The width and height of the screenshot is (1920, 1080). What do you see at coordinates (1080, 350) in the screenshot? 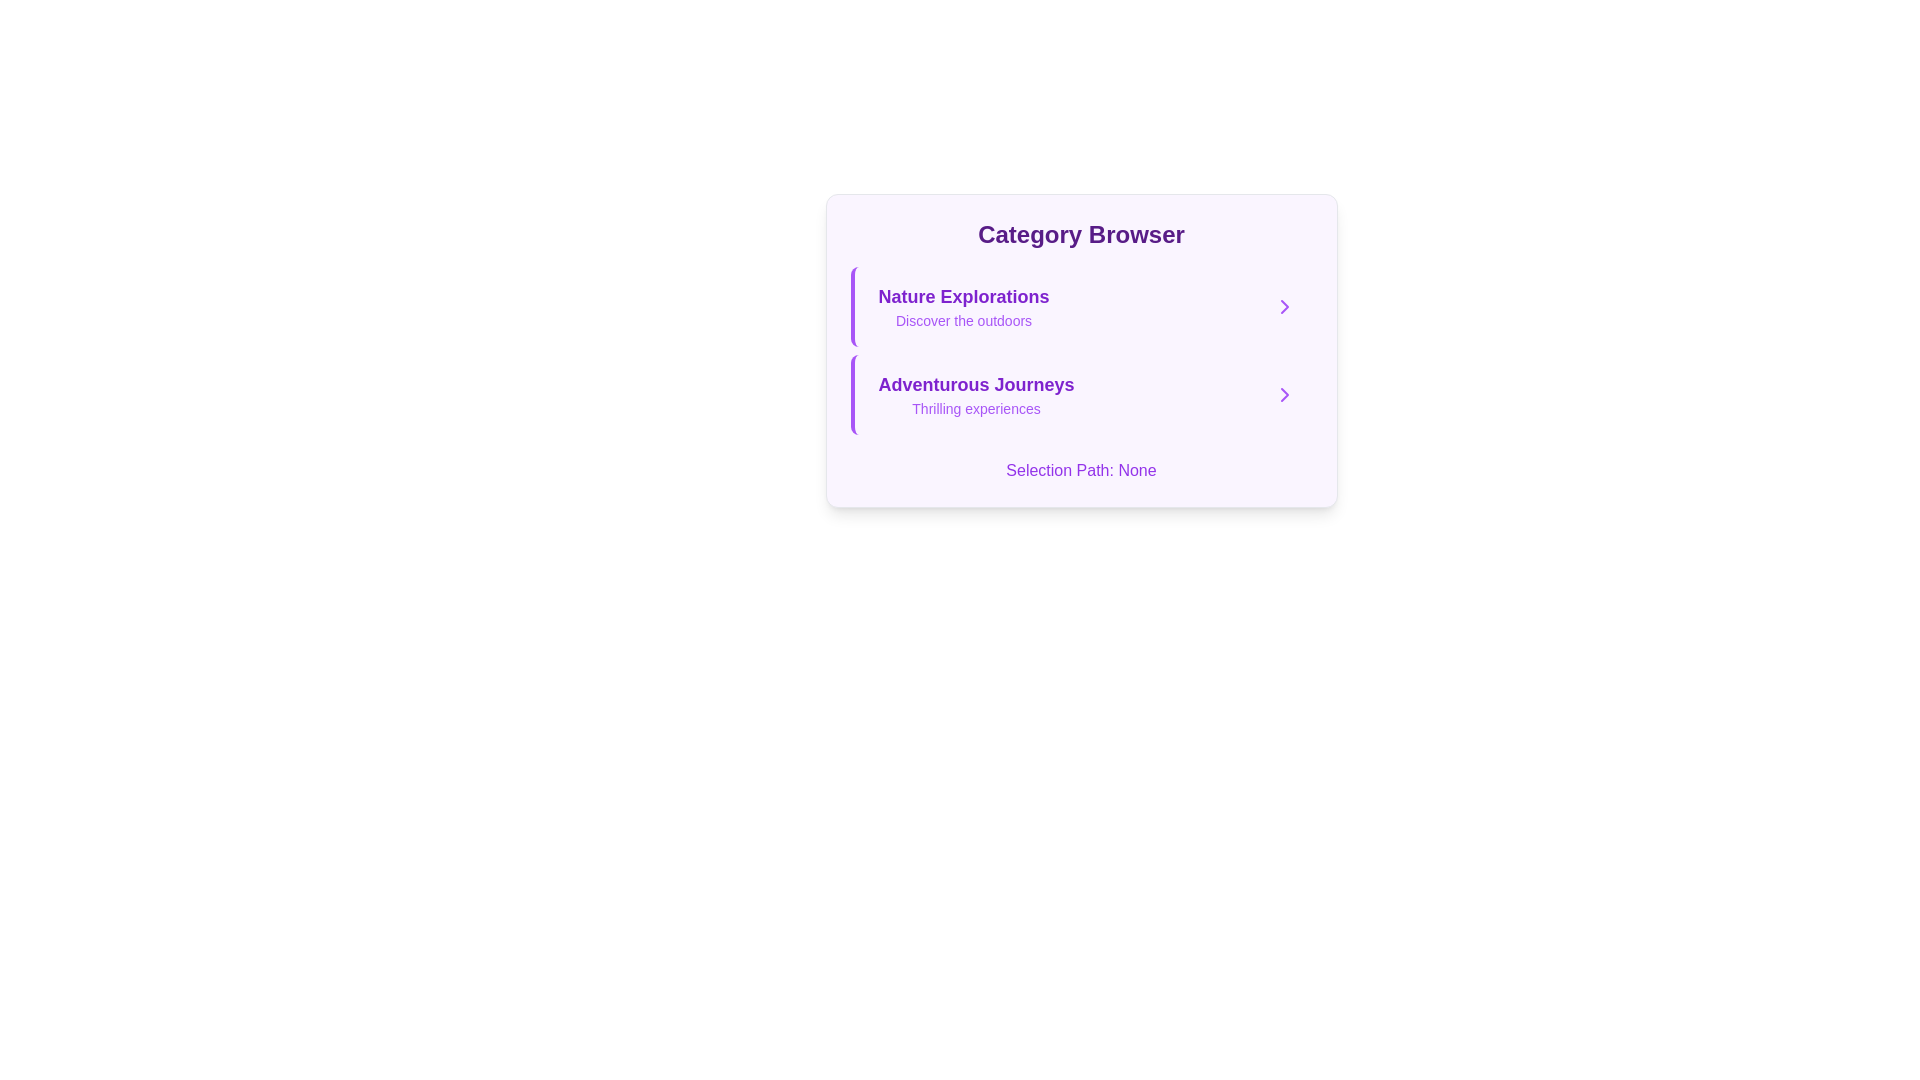
I see `the Navigational menu containing the entries 'Nature Explorations' and 'Adventurous Journeys'` at bounding box center [1080, 350].